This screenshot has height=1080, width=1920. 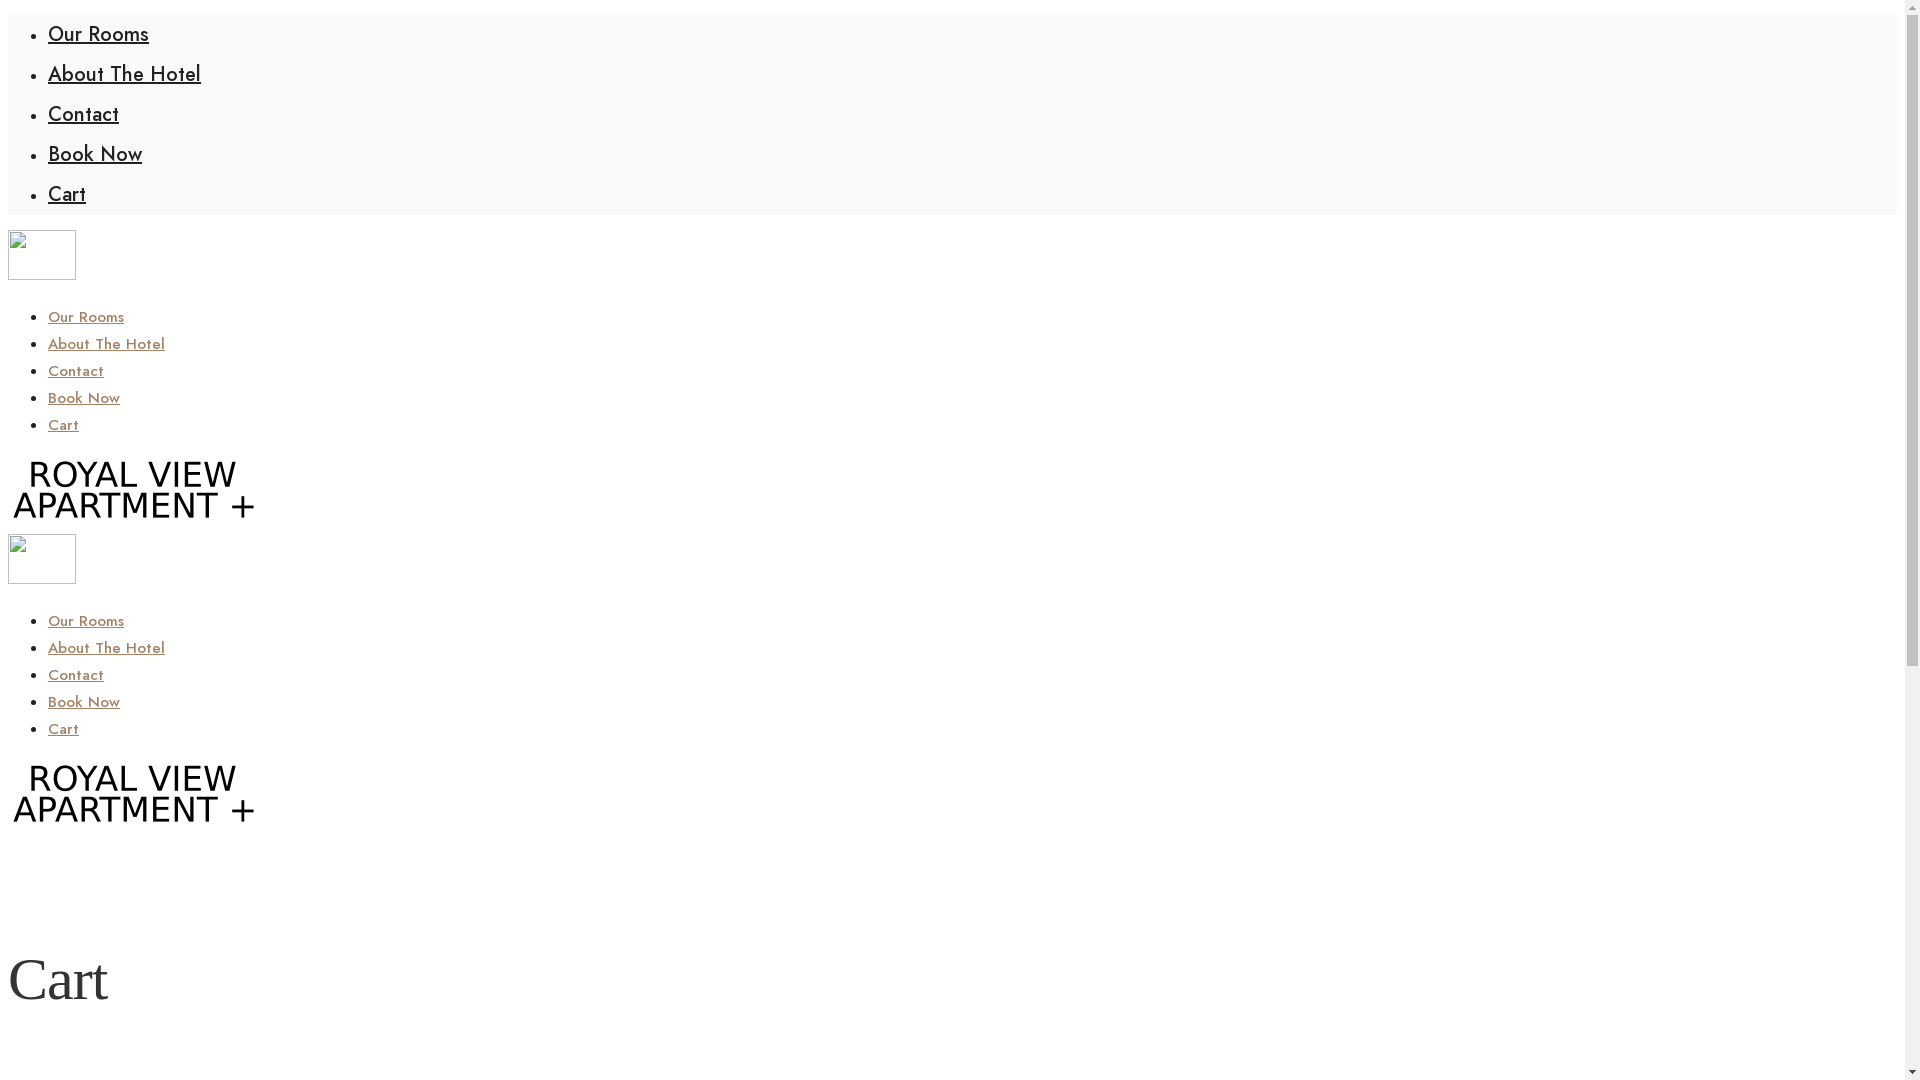 What do you see at coordinates (48, 73) in the screenshot?
I see `'About The Hotel'` at bounding box center [48, 73].